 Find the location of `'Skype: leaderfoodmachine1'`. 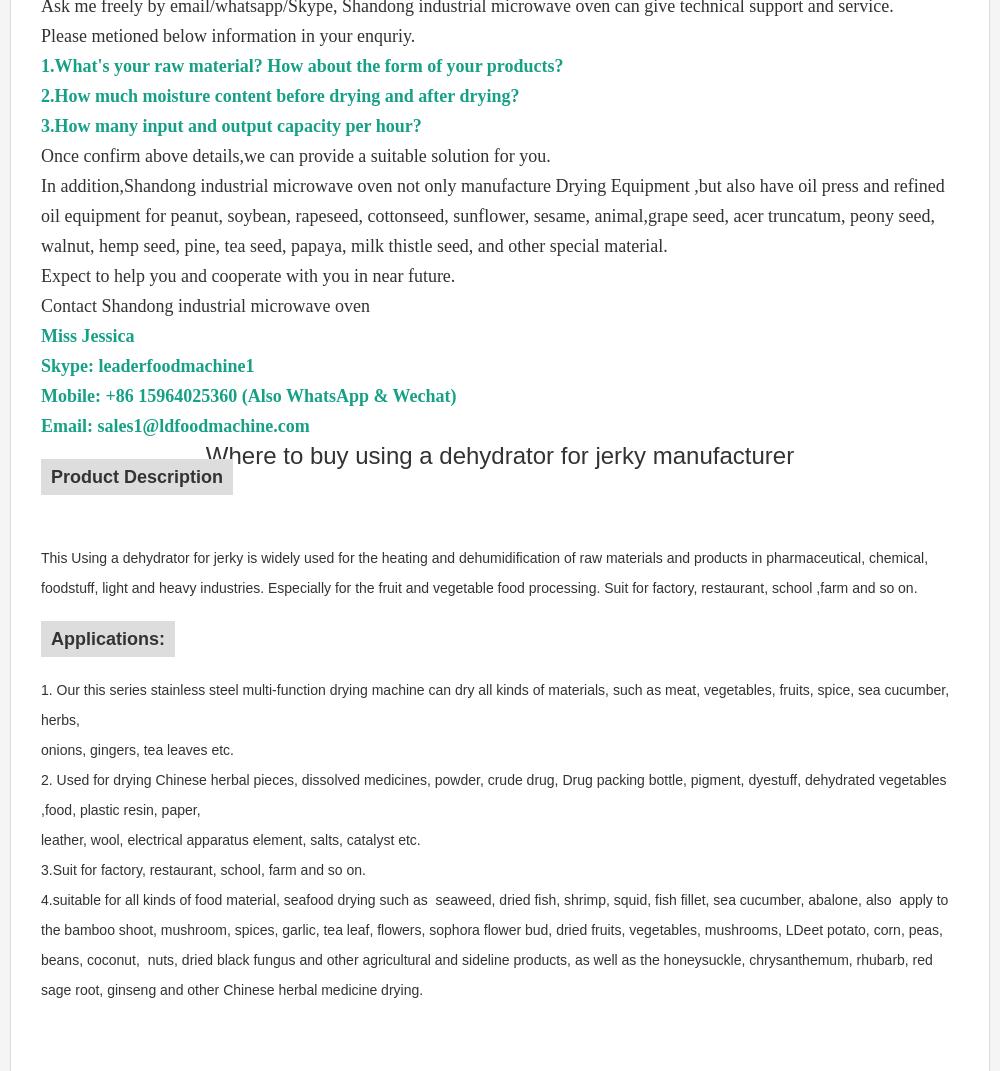

'Skype: leaderfoodmachine1' is located at coordinates (156, 364).